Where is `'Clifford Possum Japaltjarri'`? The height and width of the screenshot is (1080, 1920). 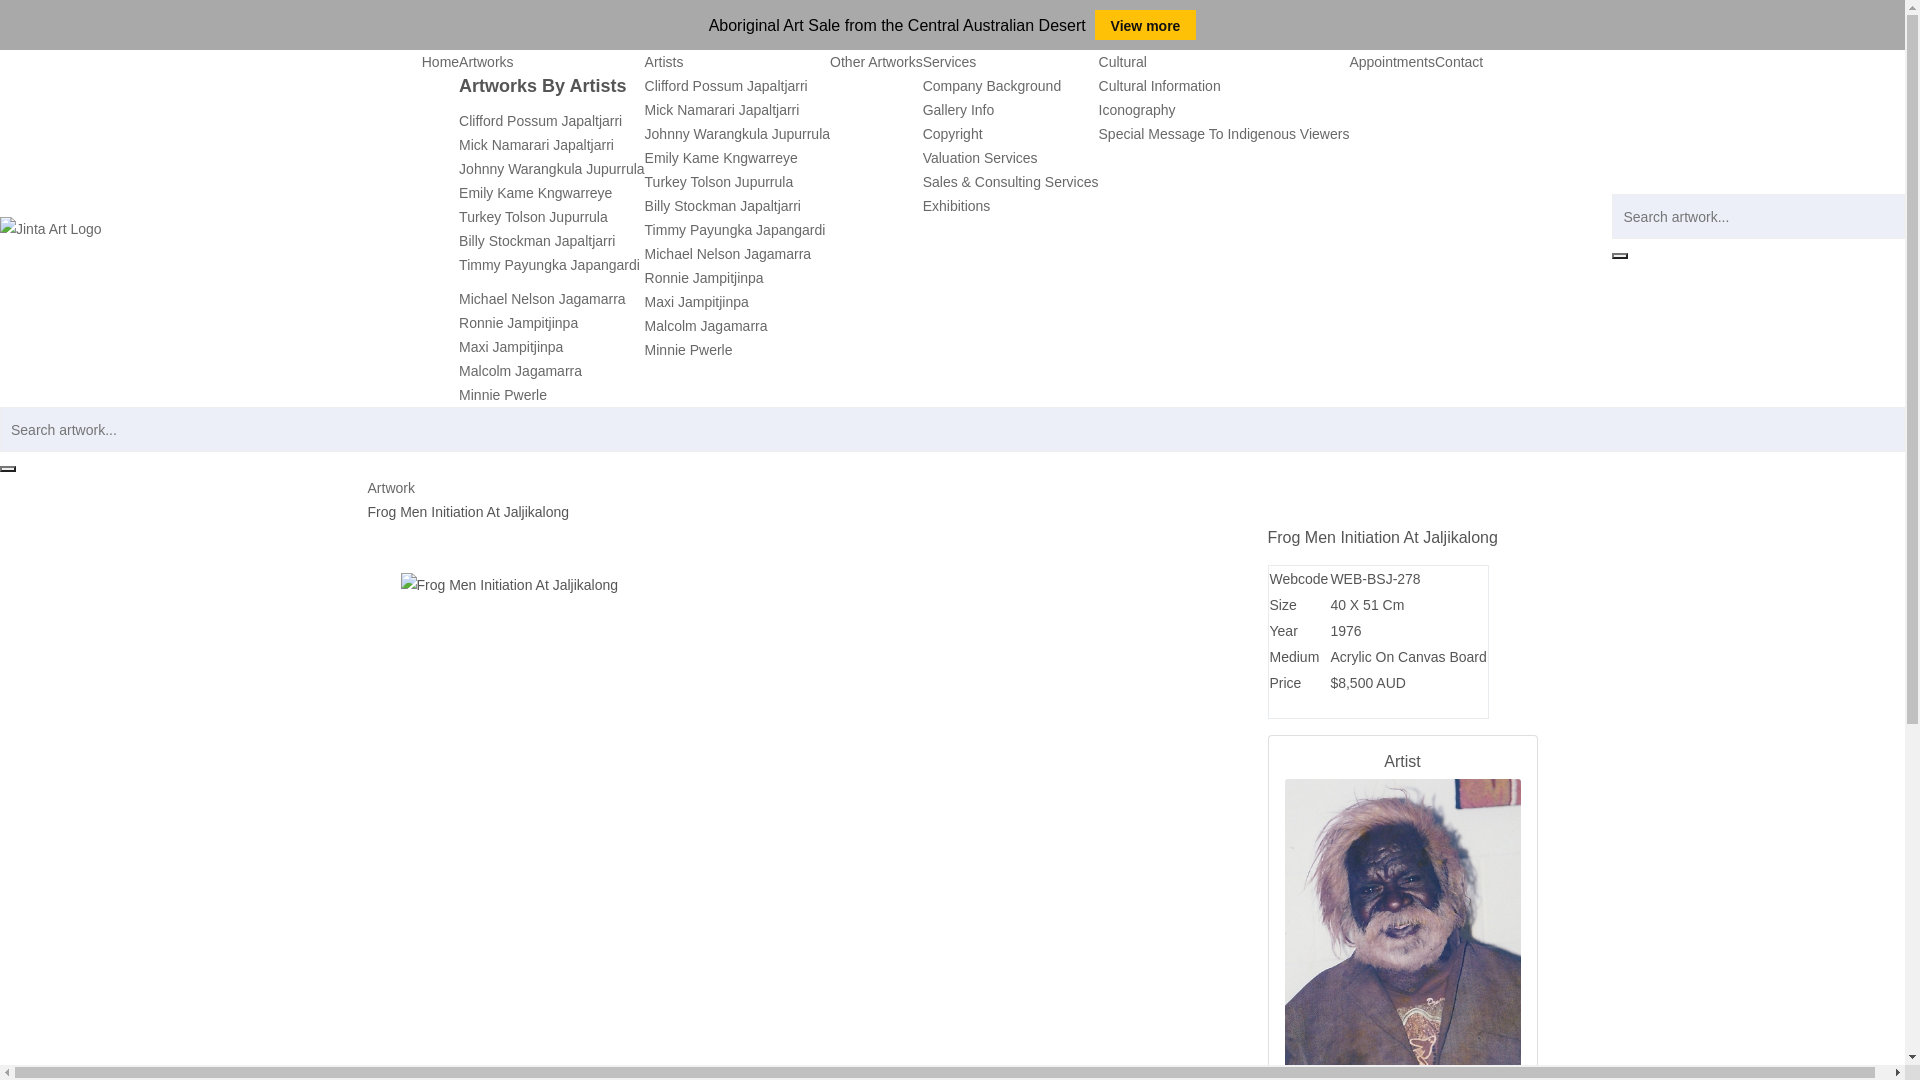 'Clifford Possum Japaltjarri' is located at coordinates (540, 120).